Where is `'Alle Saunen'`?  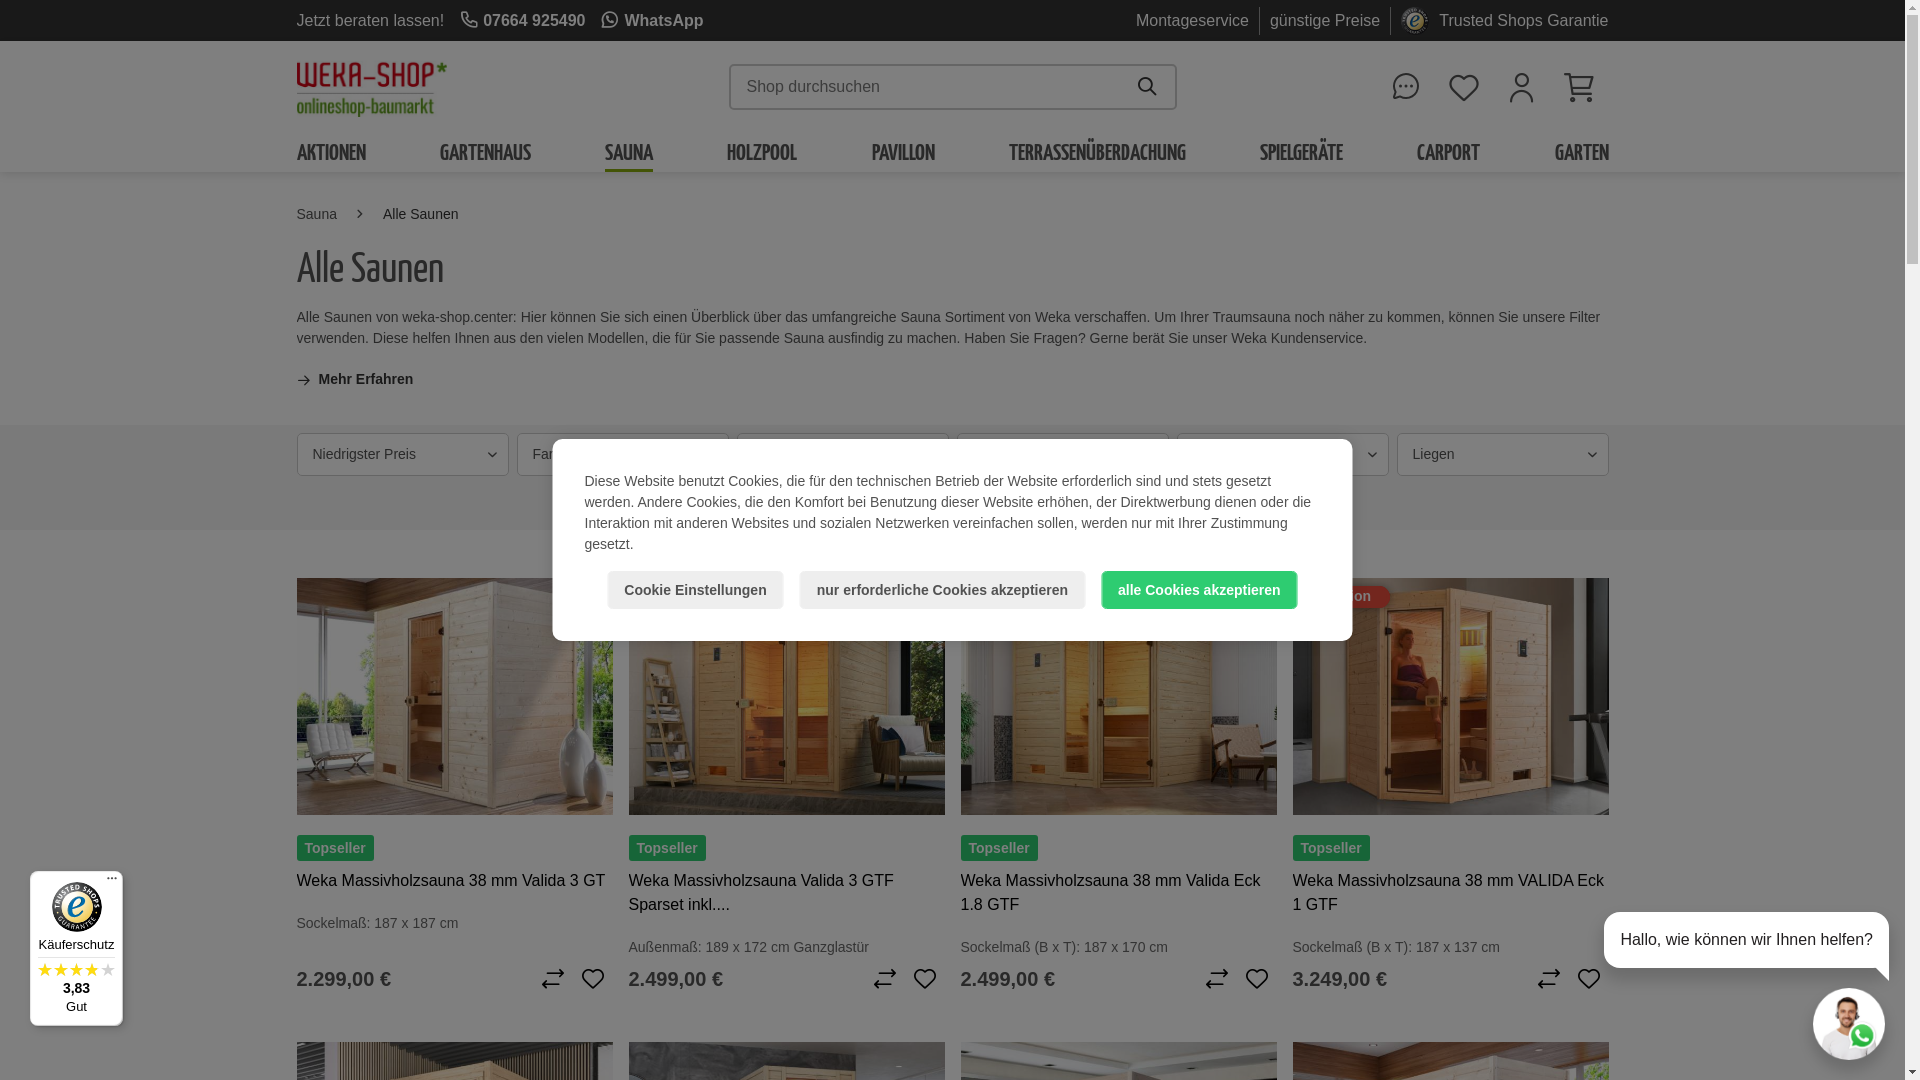 'Alle Saunen' is located at coordinates (420, 214).